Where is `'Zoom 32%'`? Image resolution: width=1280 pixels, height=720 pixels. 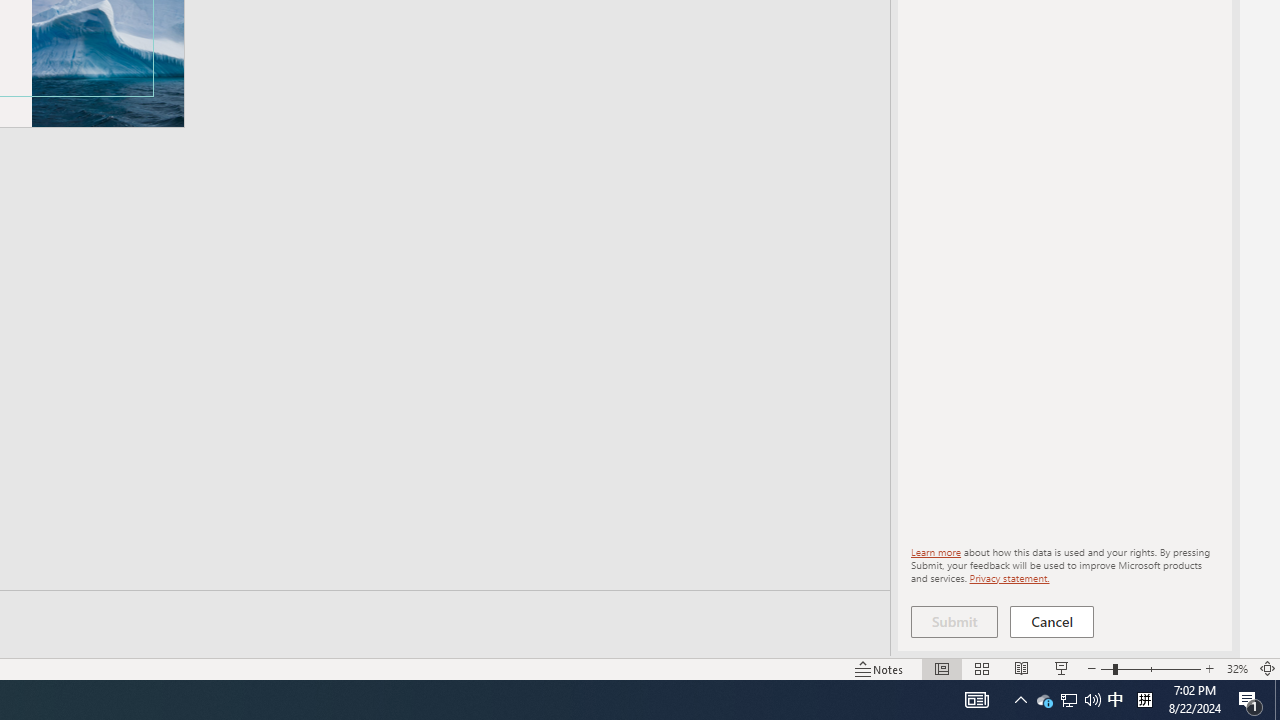 'Zoom 32%' is located at coordinates (1236, 669).